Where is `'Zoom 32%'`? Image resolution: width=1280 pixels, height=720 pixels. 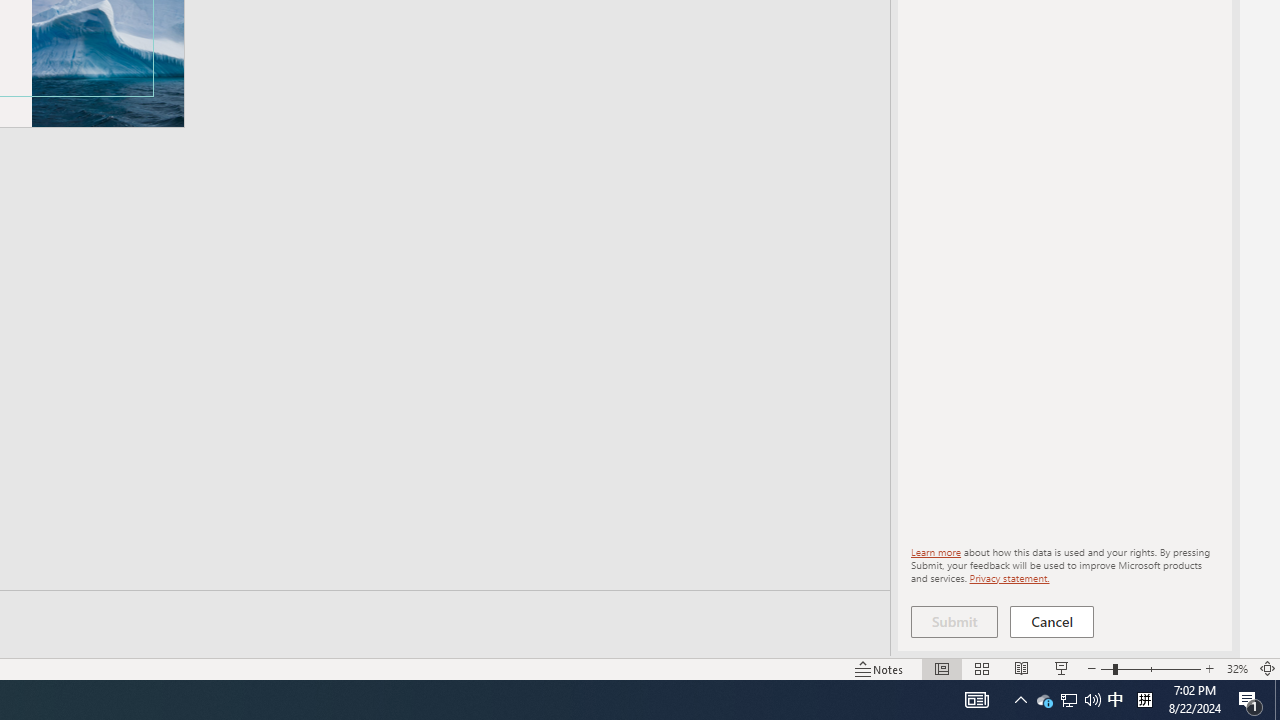 'Zoom 32%' is located at coordinates (1236, 669).